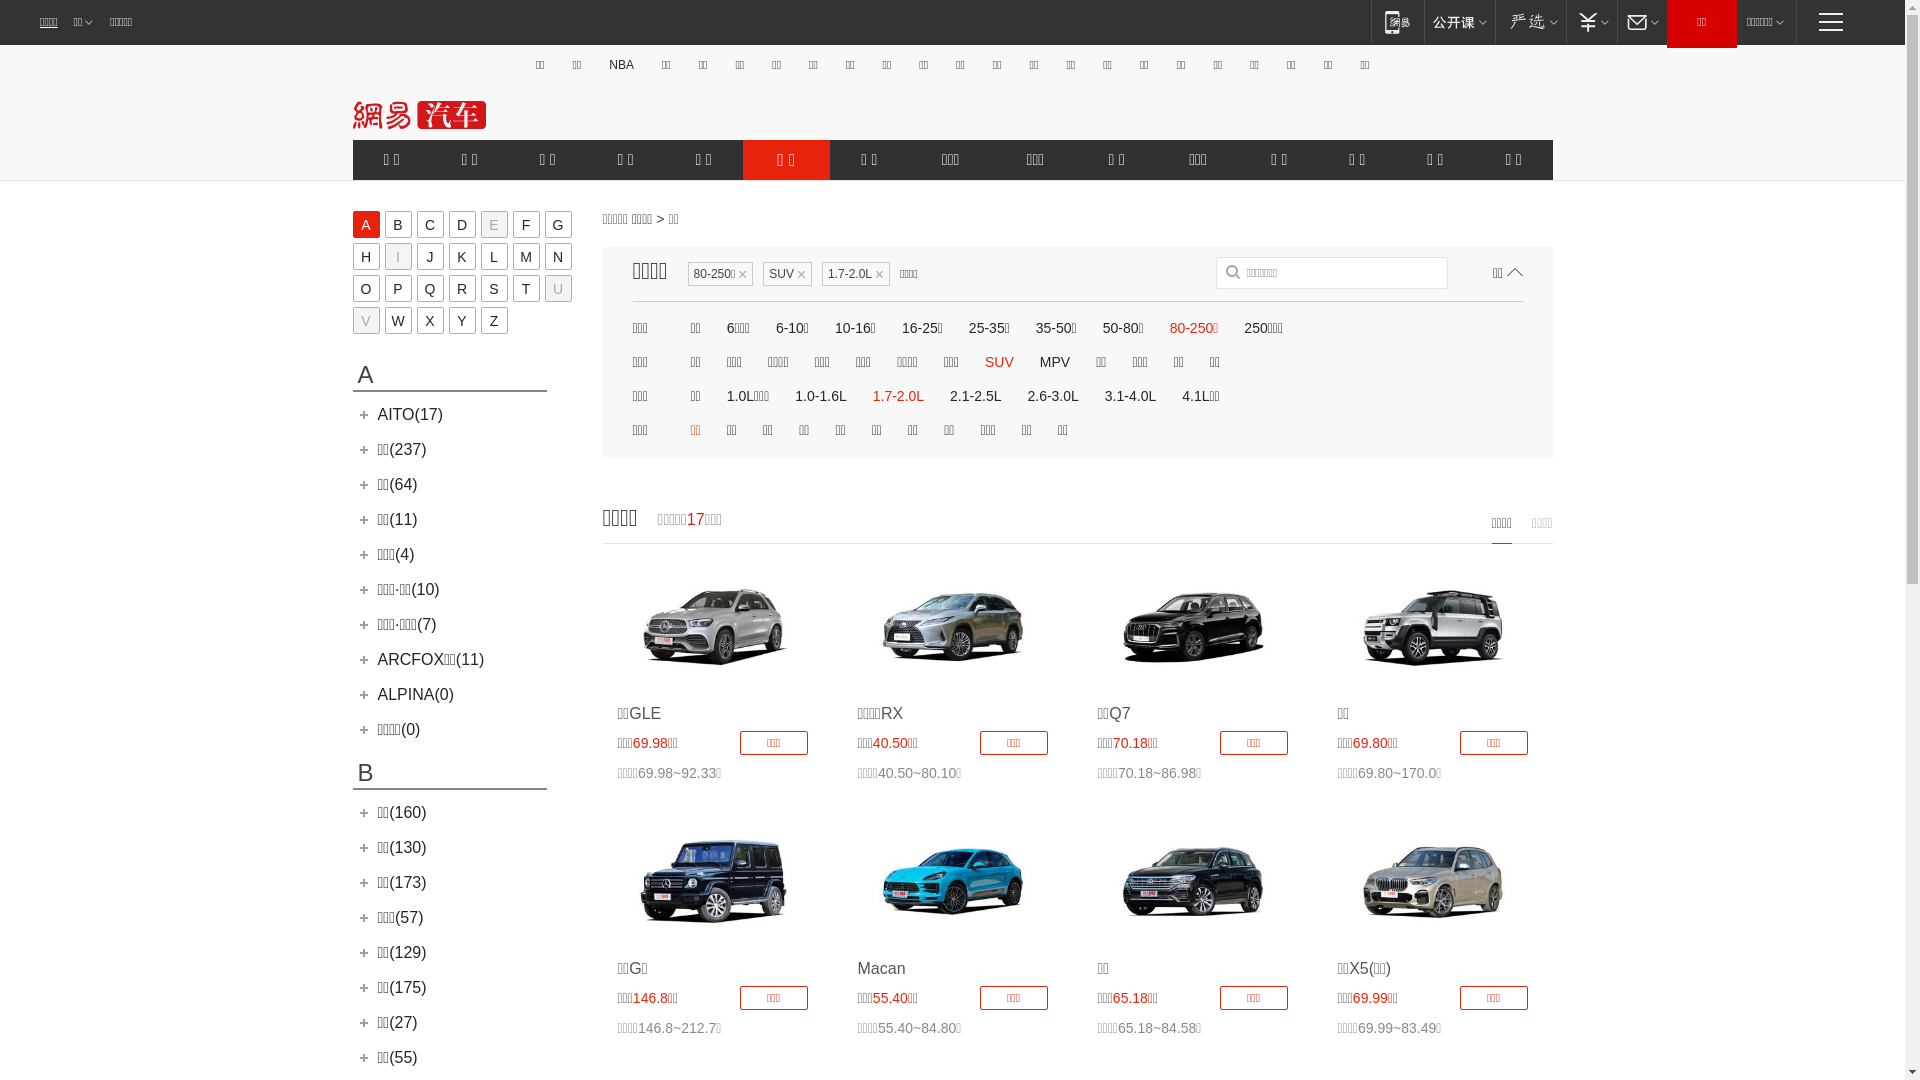 This screenshot has height=1080, width=1920. I want to click on 'P', so click(397, 288).